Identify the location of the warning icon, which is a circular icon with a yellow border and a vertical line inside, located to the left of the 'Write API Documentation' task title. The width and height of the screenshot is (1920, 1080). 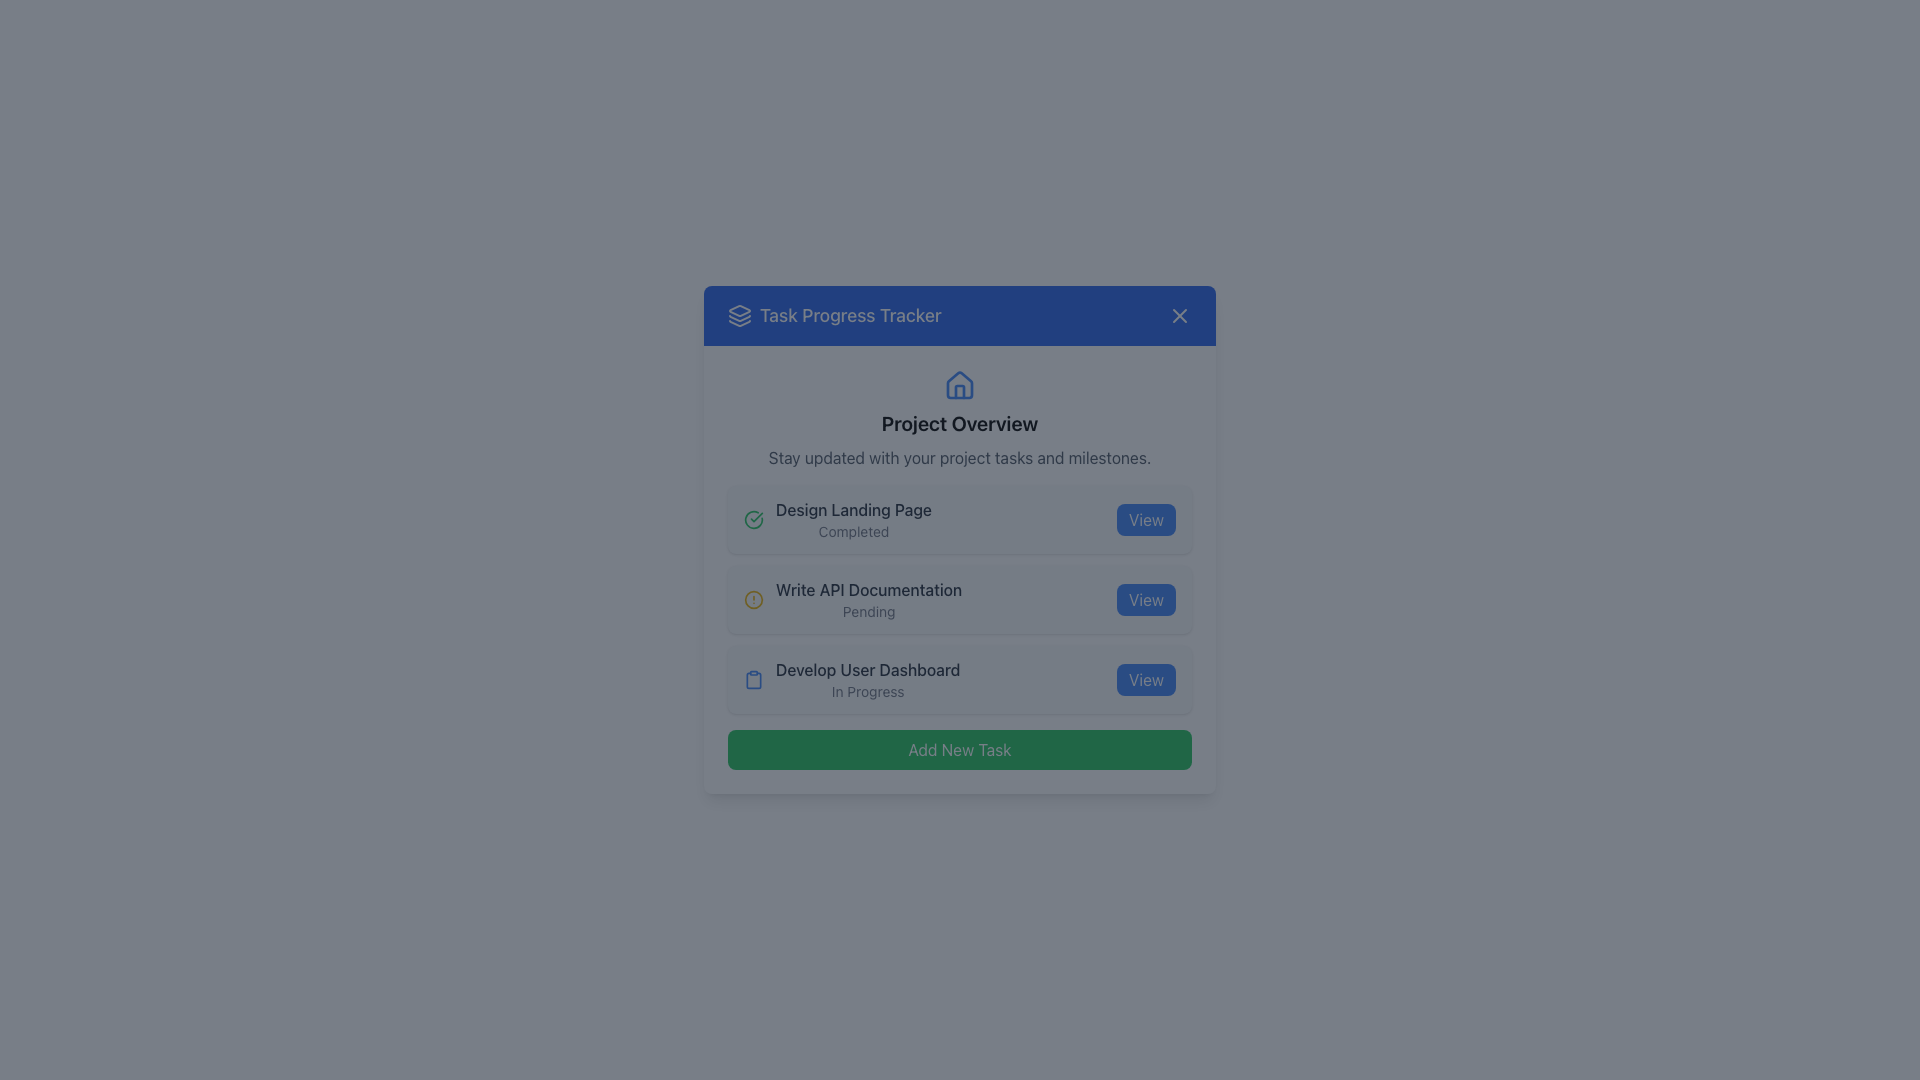
(752, 599).